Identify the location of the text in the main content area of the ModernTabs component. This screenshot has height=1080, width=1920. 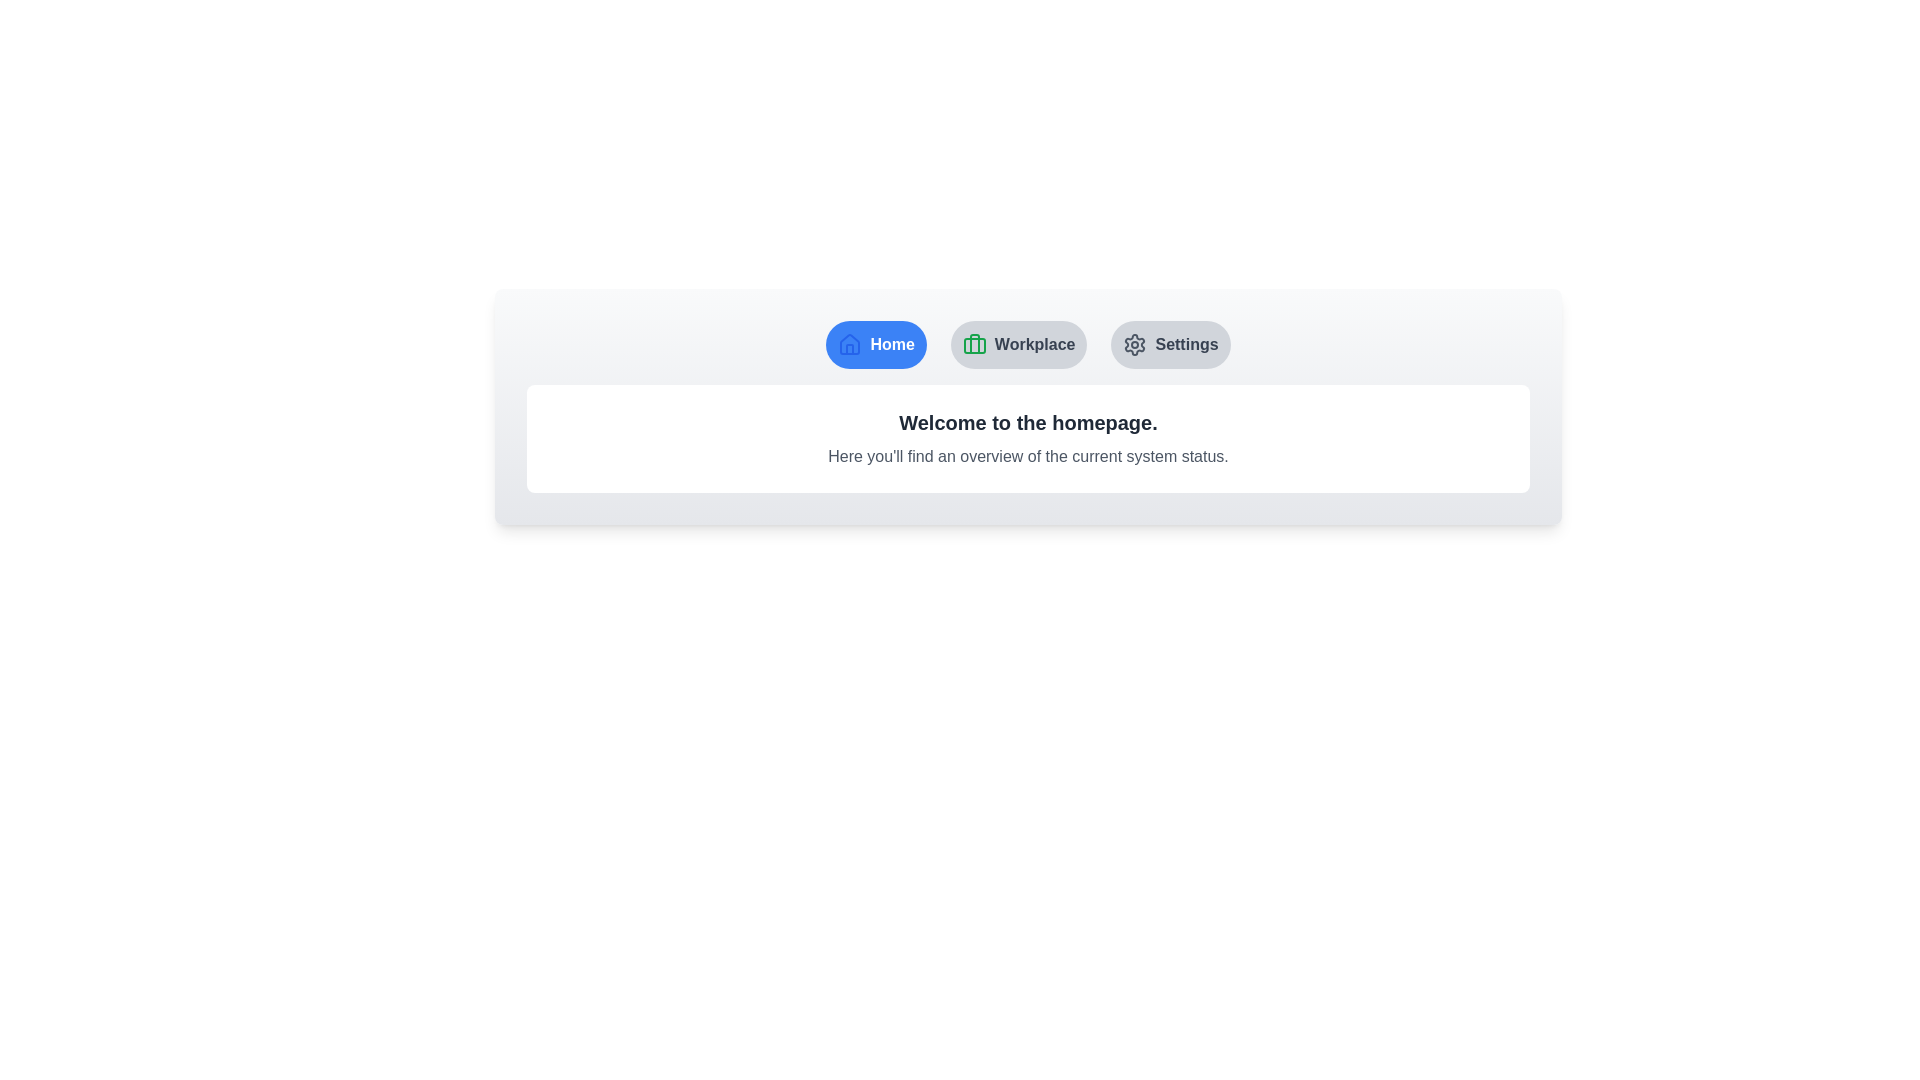
(527, 385).